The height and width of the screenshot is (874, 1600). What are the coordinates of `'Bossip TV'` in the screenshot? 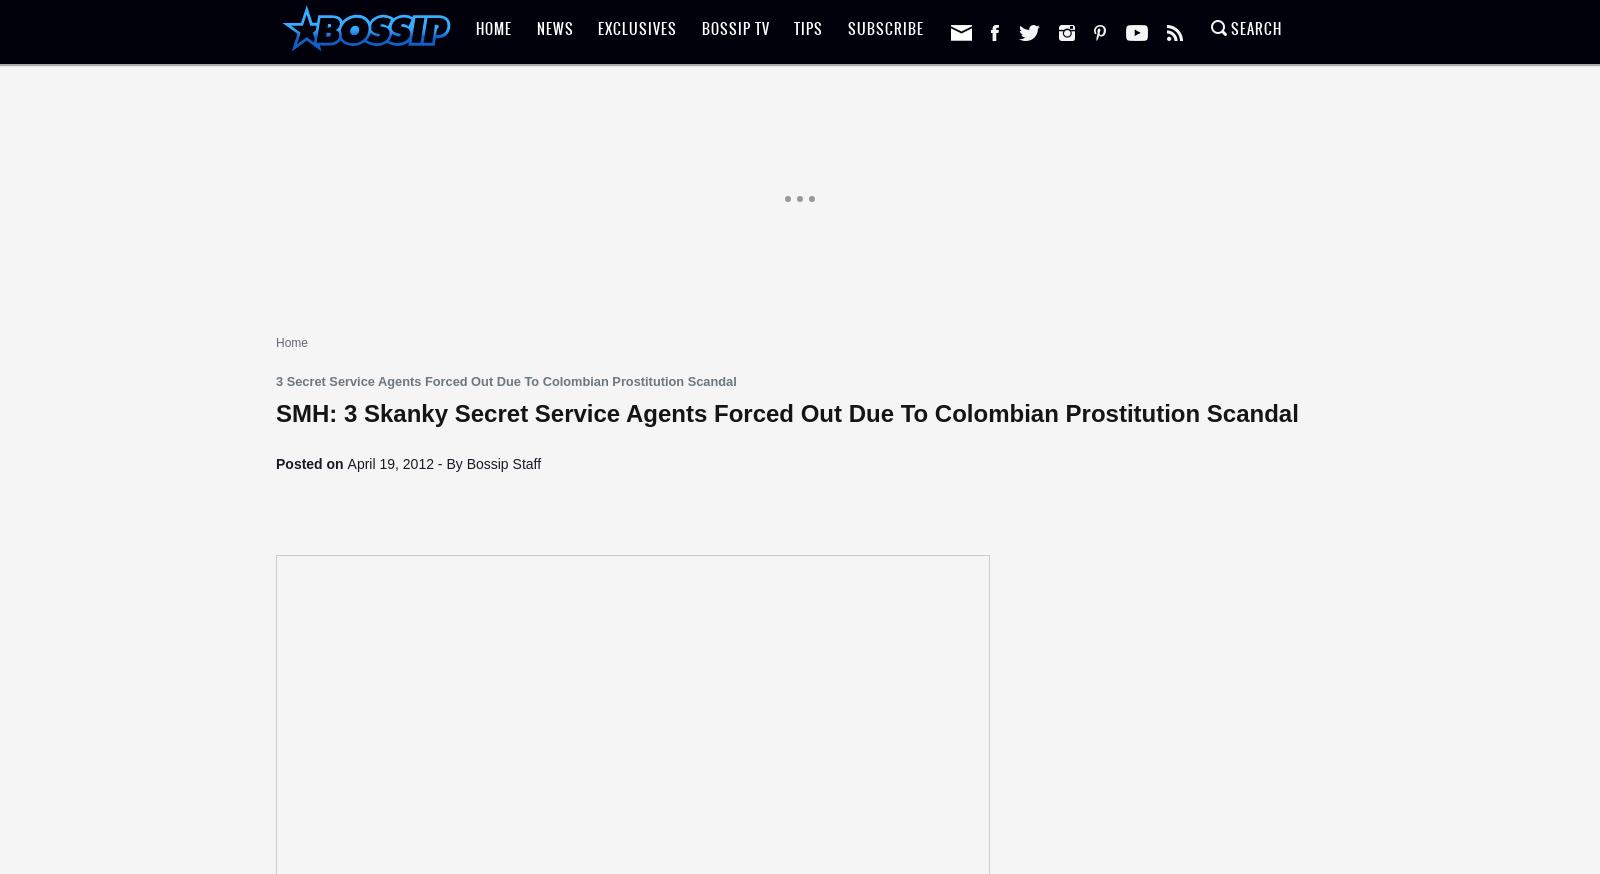 It's located at (700, 28).